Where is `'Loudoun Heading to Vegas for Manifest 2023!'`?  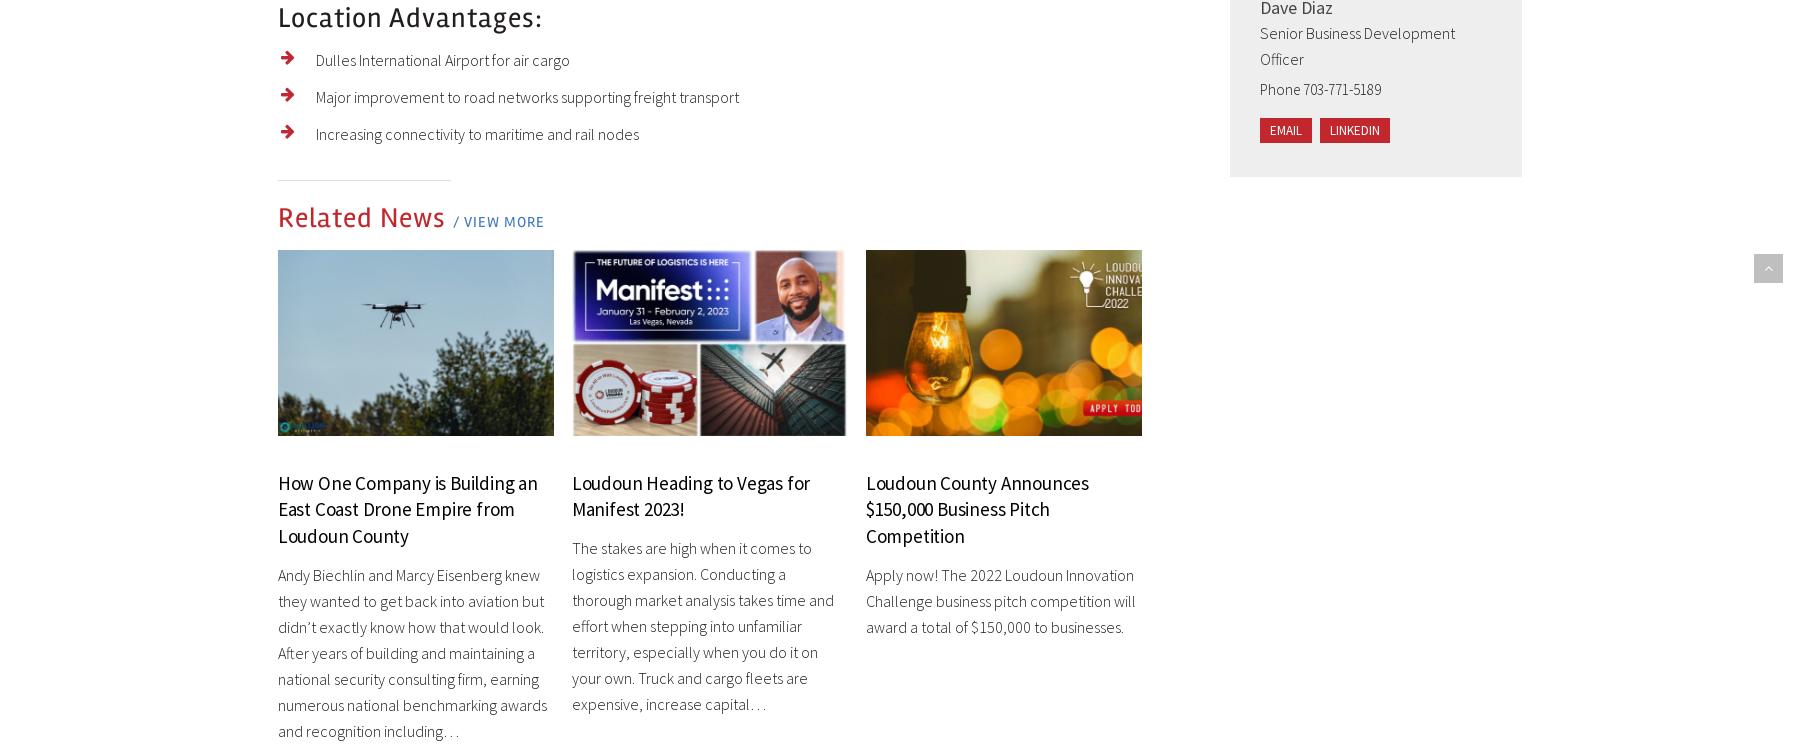
'Loudoun Heading to Vegas for Manifest 2023!' is located at coordinates (570, 493).